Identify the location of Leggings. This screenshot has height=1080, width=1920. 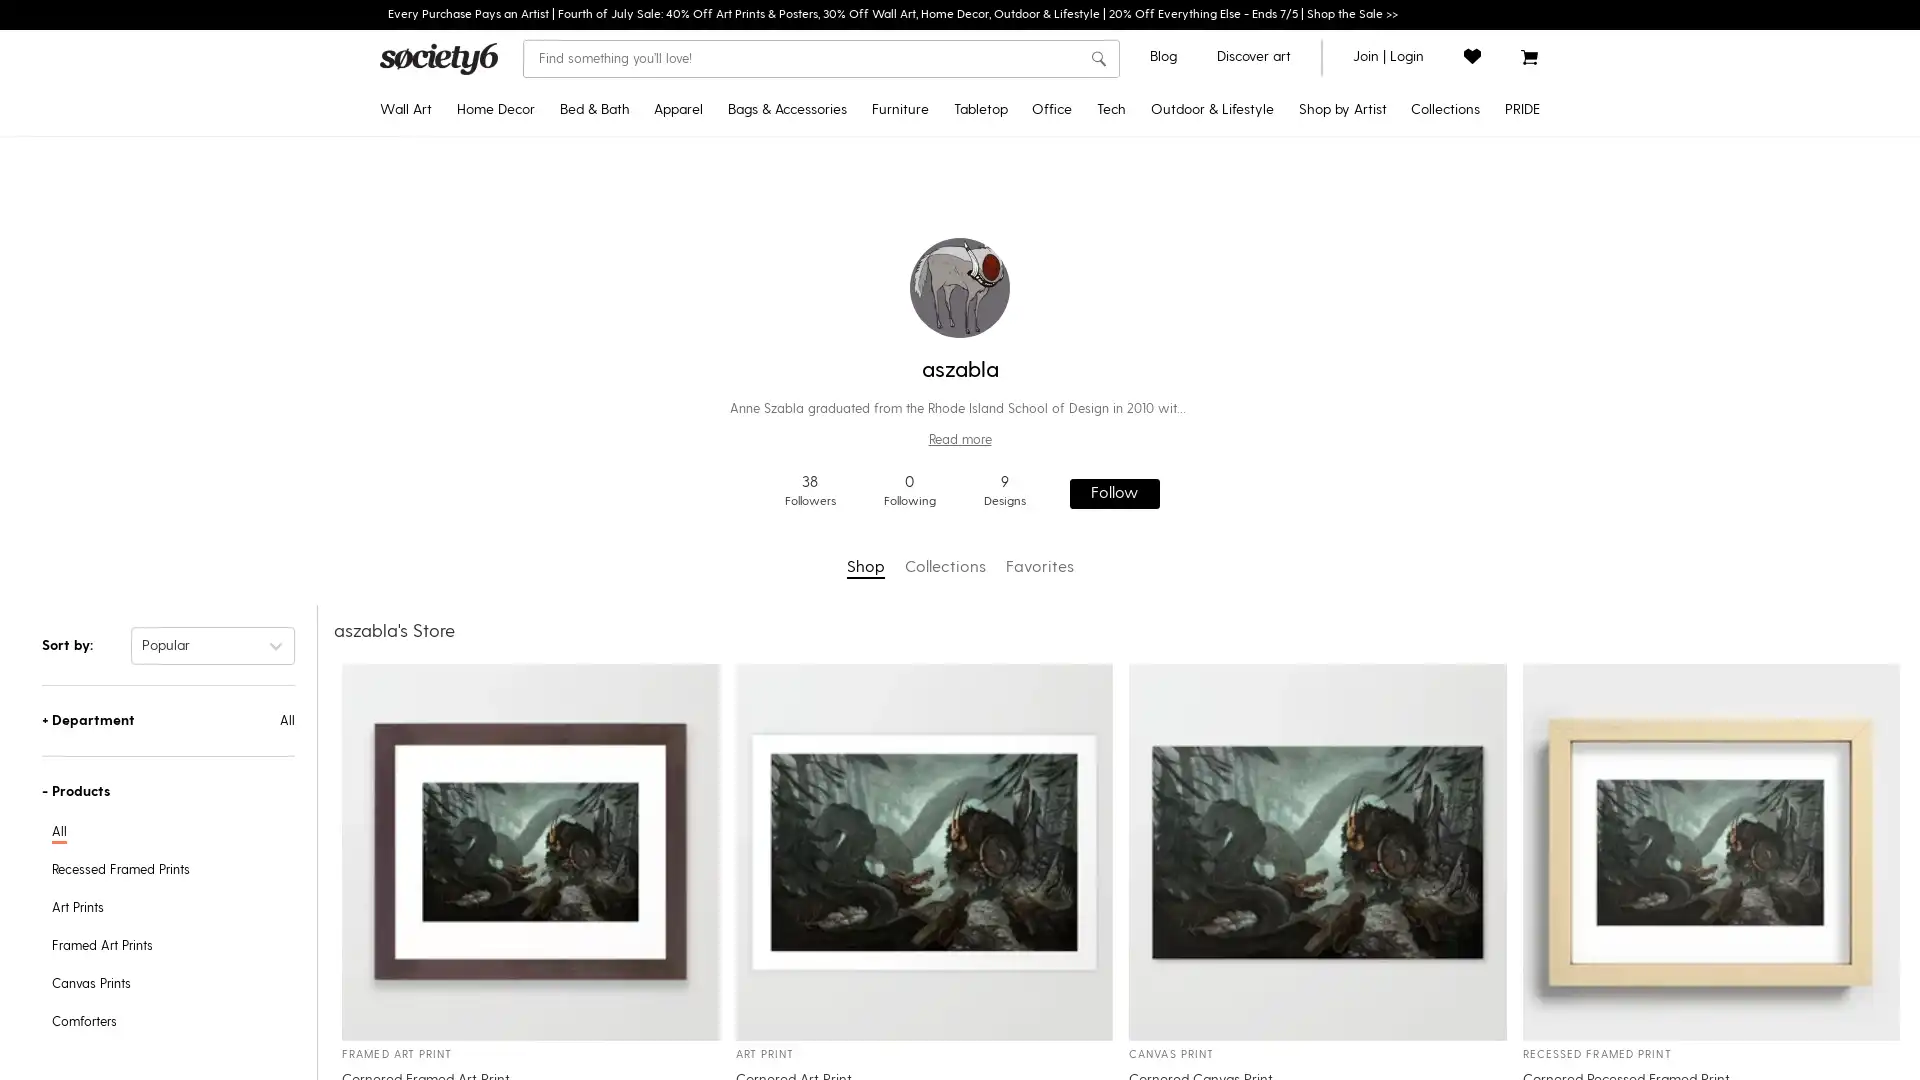
(741, 385).